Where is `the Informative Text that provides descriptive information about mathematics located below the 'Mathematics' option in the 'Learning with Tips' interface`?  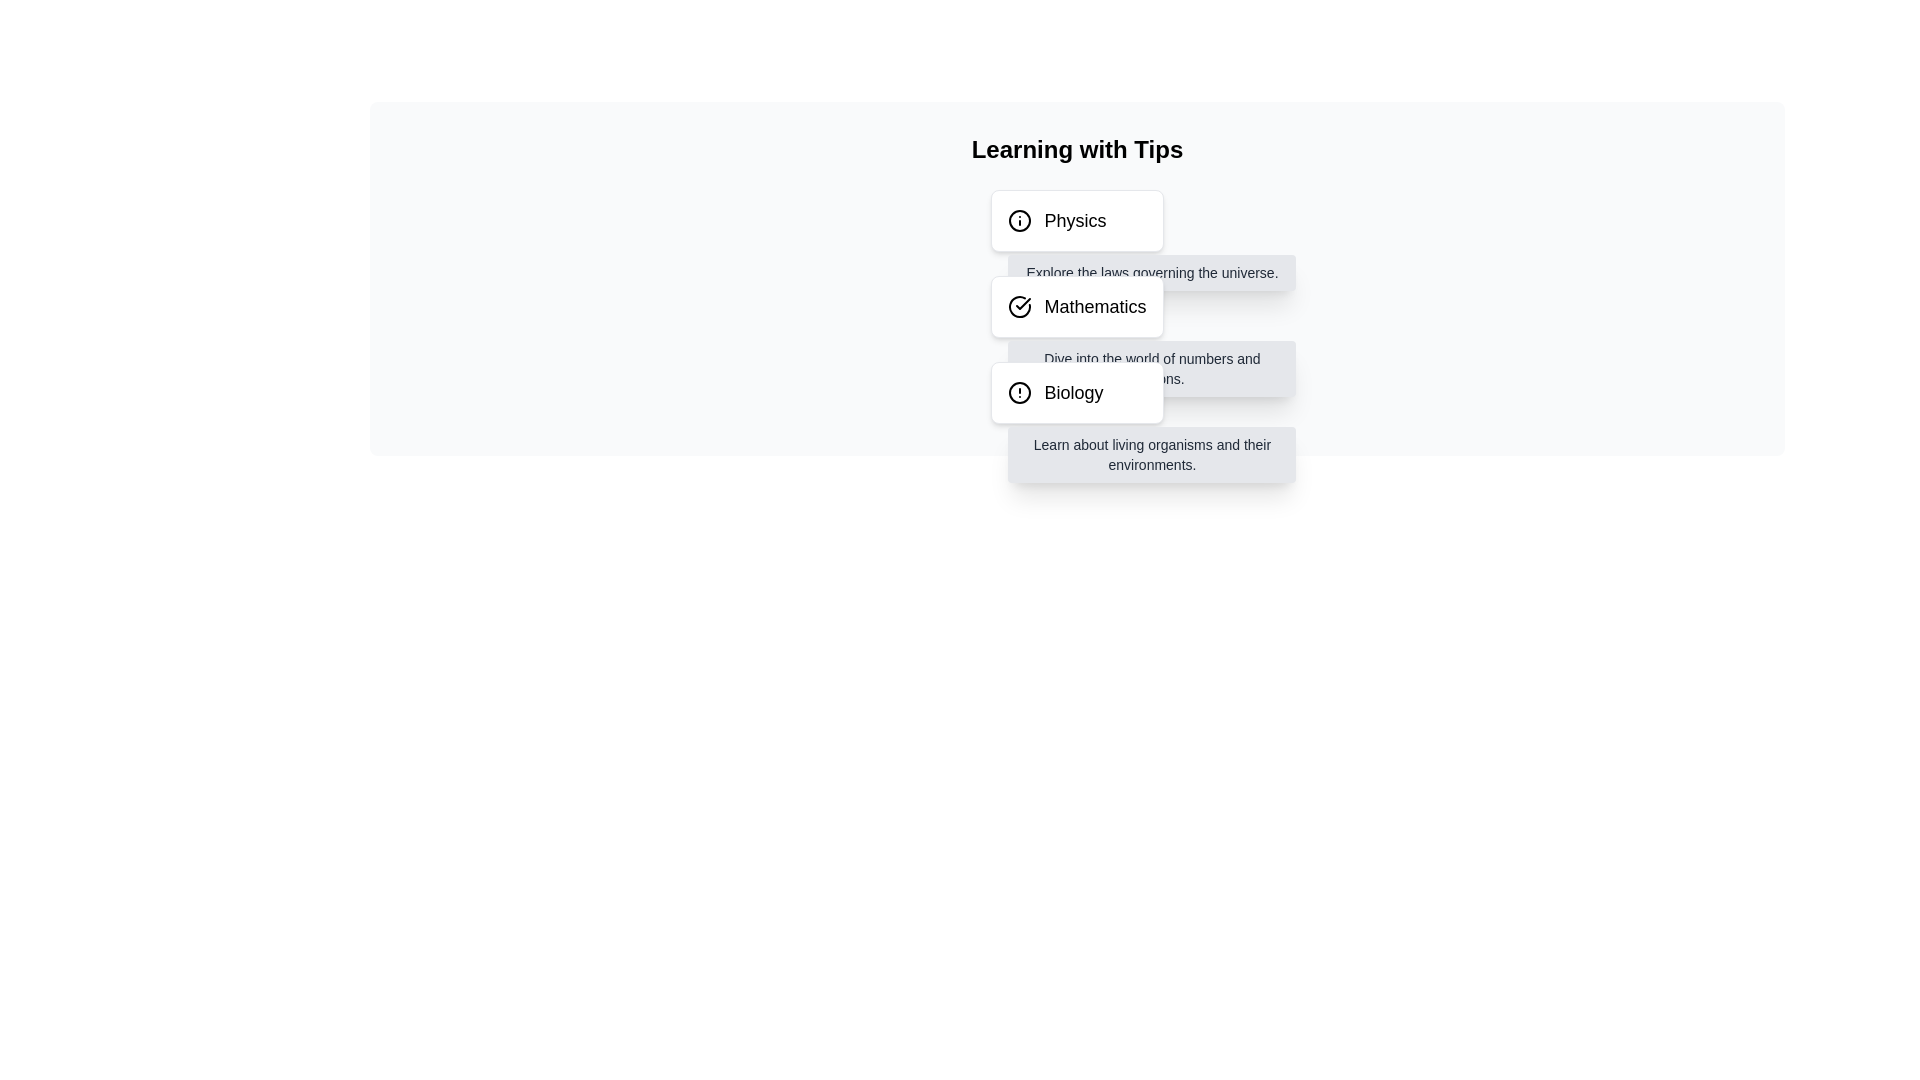 the Informative Text that provides descriptive information about mathematics located below the 'Mathematics' option in the 'Learning with Tips' interface is located at coordinates (1152, 369).